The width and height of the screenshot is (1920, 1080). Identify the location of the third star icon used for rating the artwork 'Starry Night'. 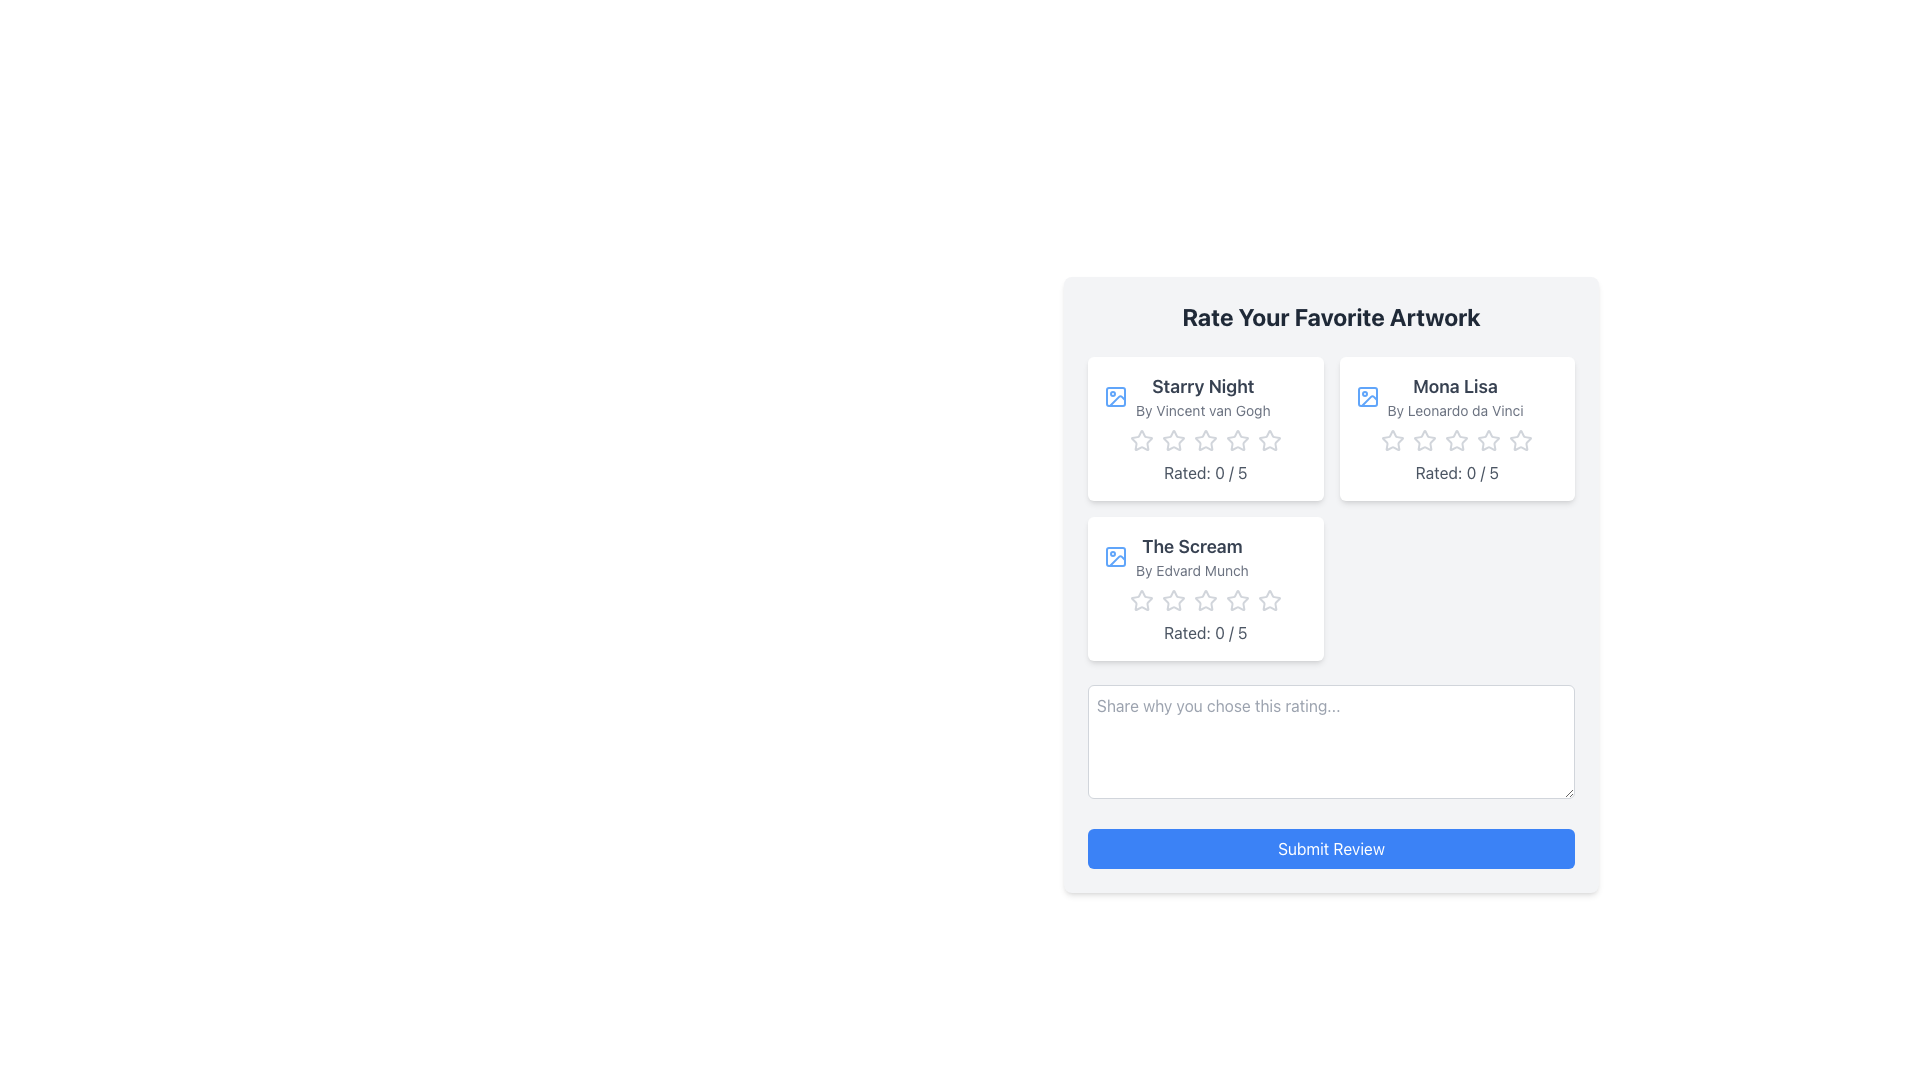
(1173, 439).